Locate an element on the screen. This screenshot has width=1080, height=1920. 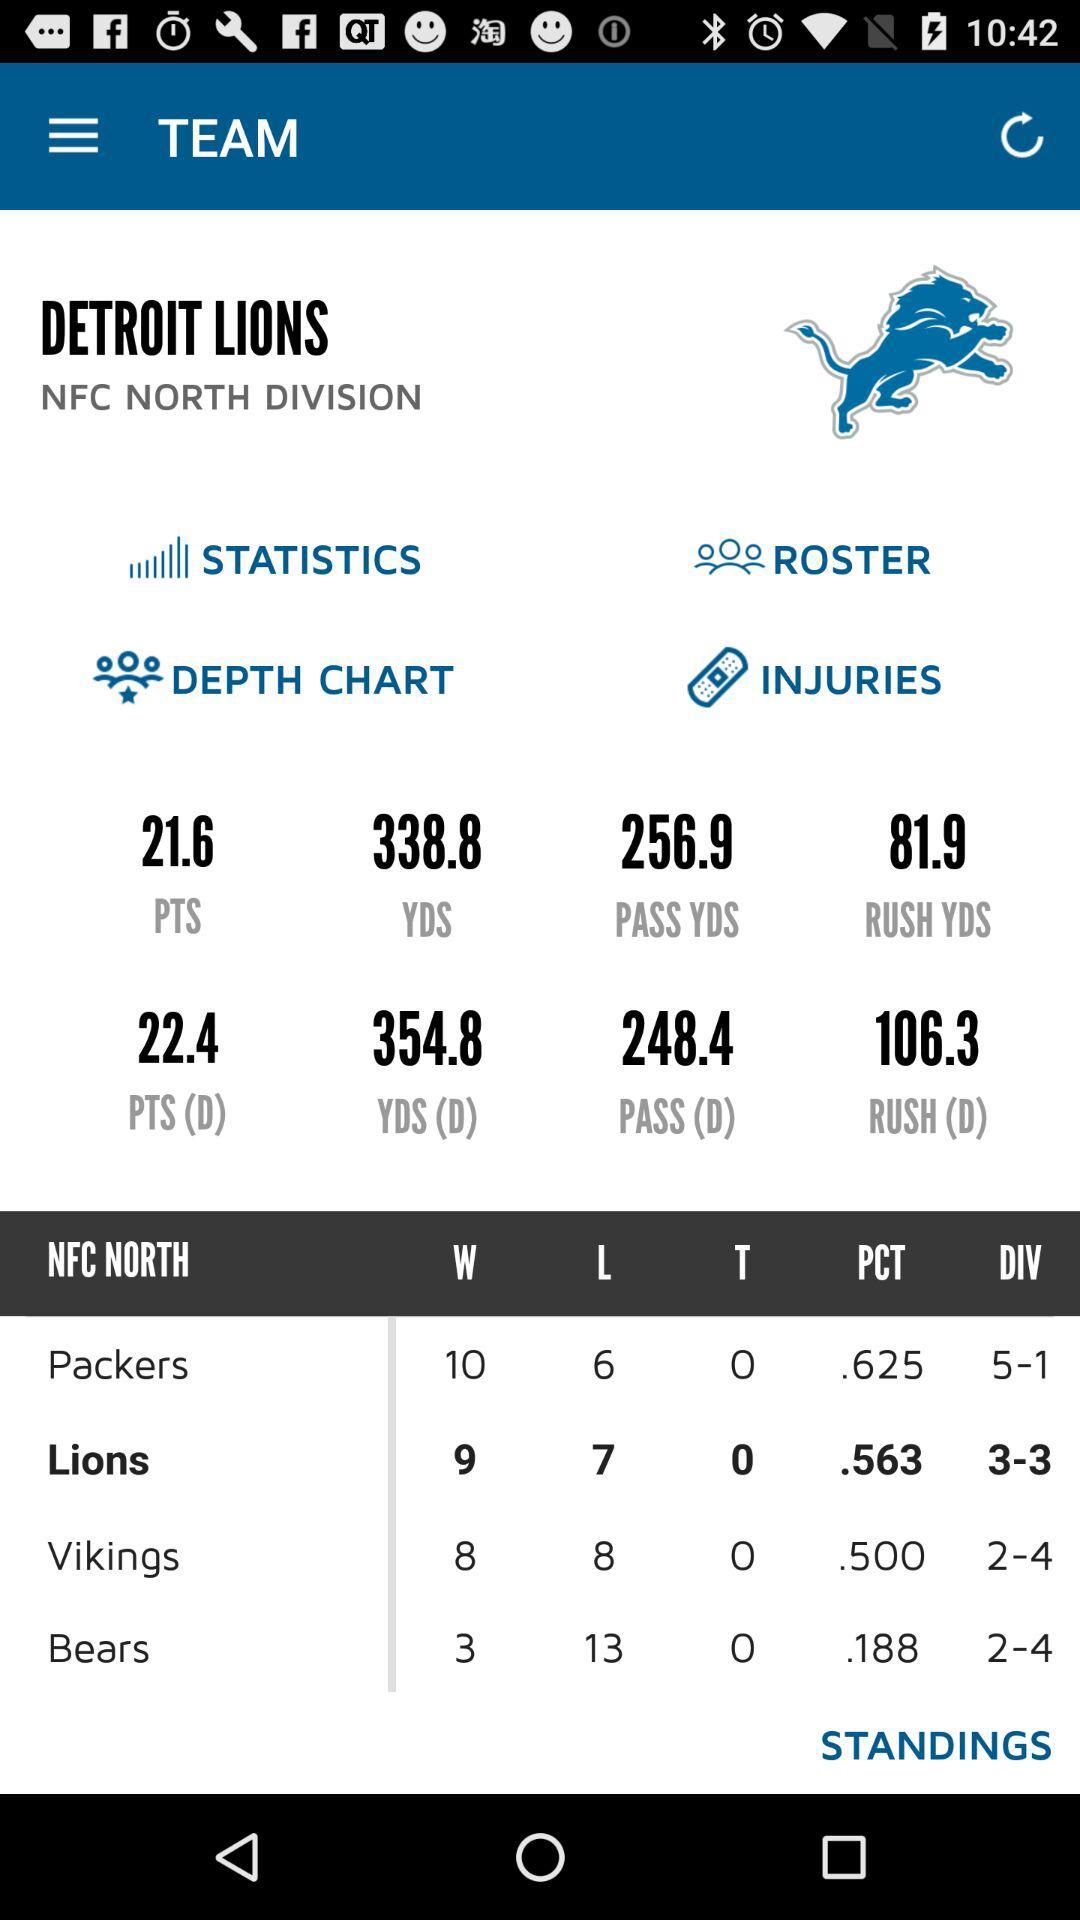
item to the left of pct item is located at coordinates (742, 1262).